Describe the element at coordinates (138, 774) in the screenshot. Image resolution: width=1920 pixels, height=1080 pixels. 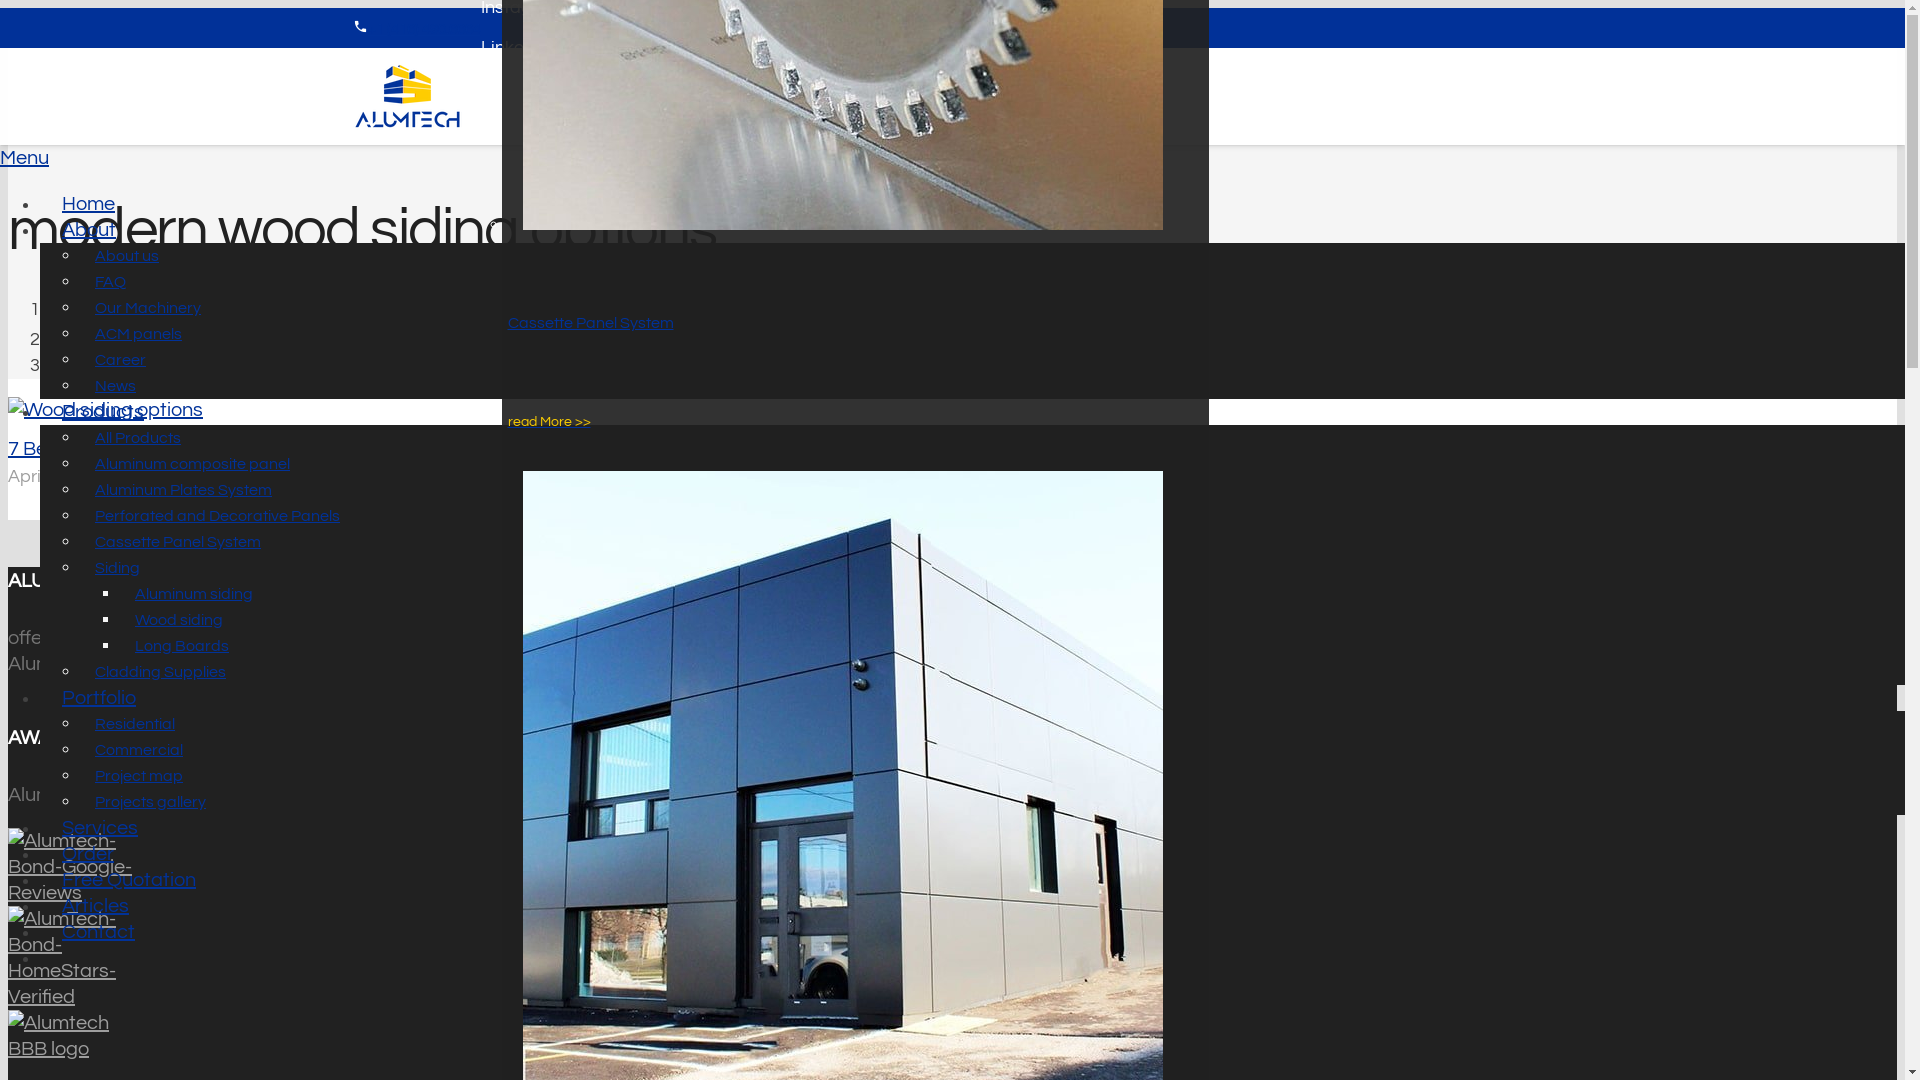
I see `'Project map'` at that location.